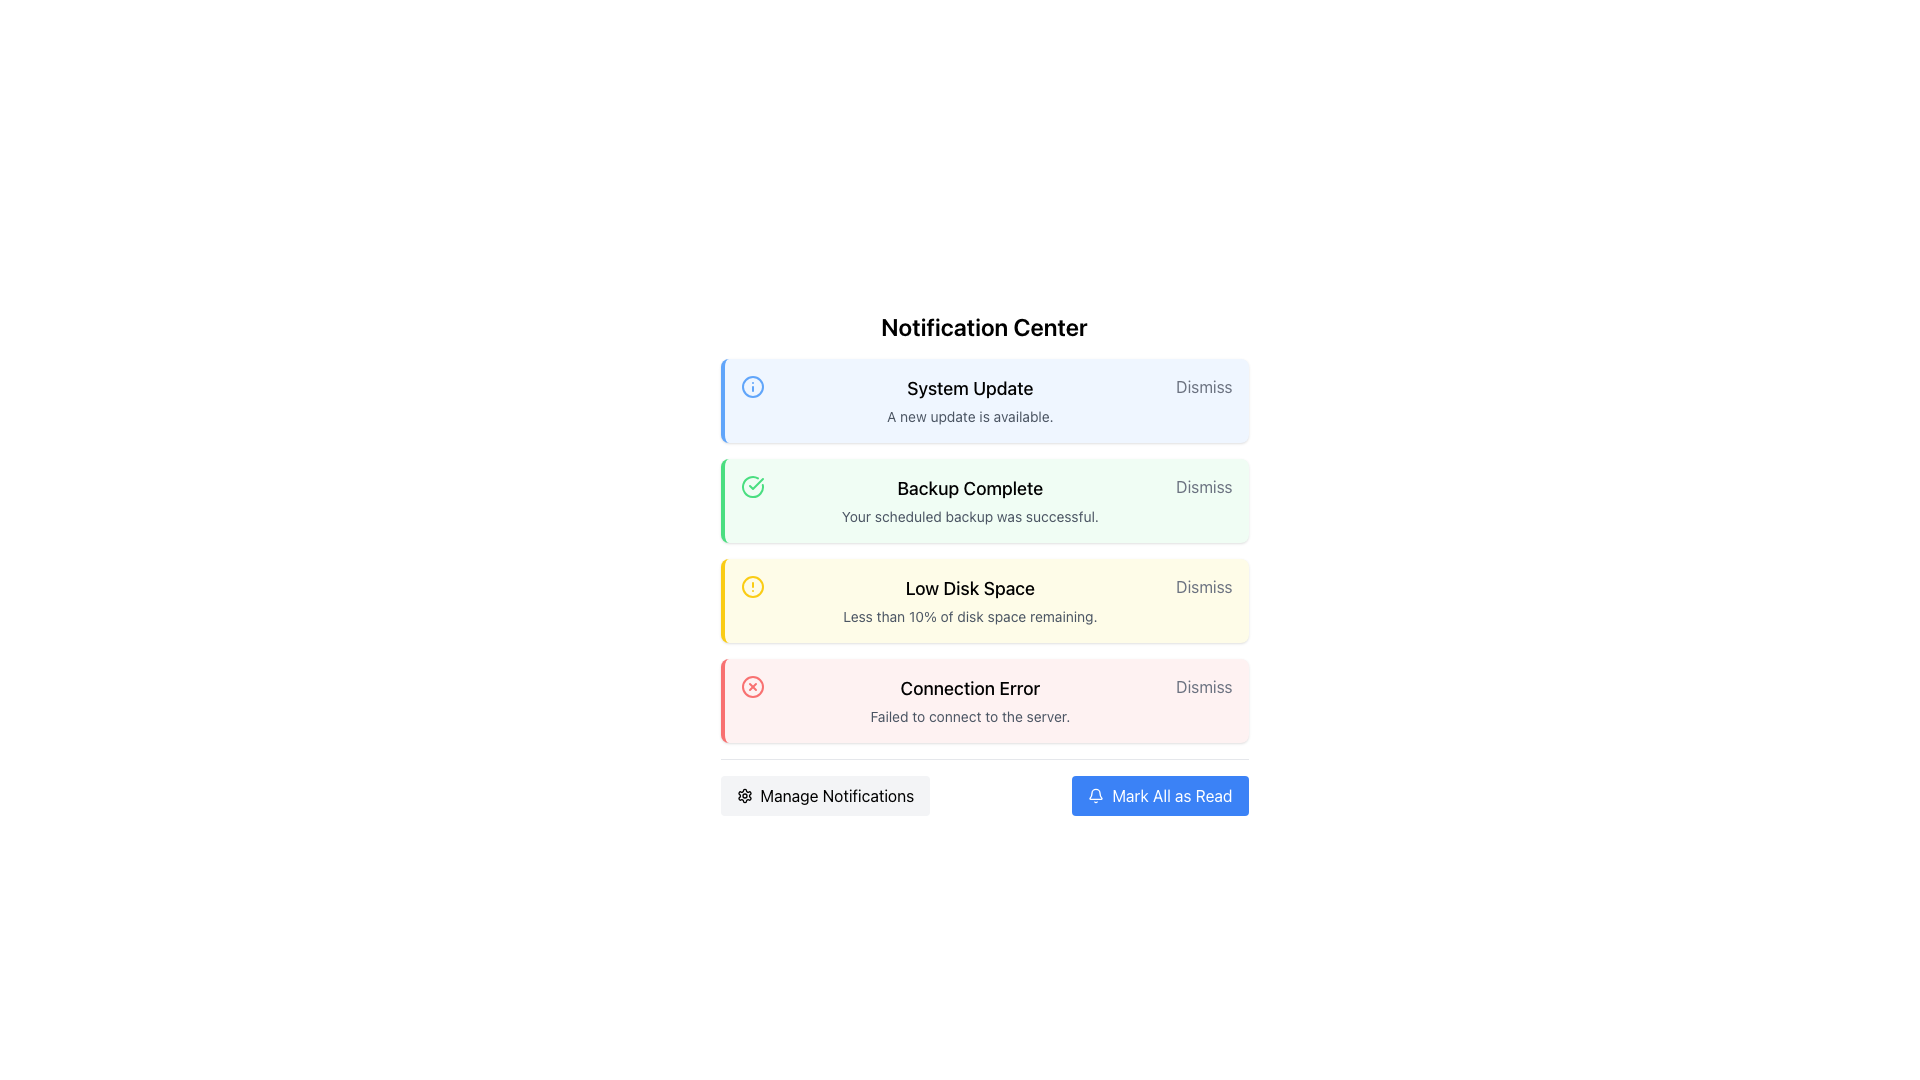 The height and width of the screenshot is (1080, 1920). What do you see at coordinates (1203, 486) in the screenshot?
I see `the dismiss button in the upper right corner of the 'Backup Complete' notification card to change its color` at bounding box center [1203, 486].